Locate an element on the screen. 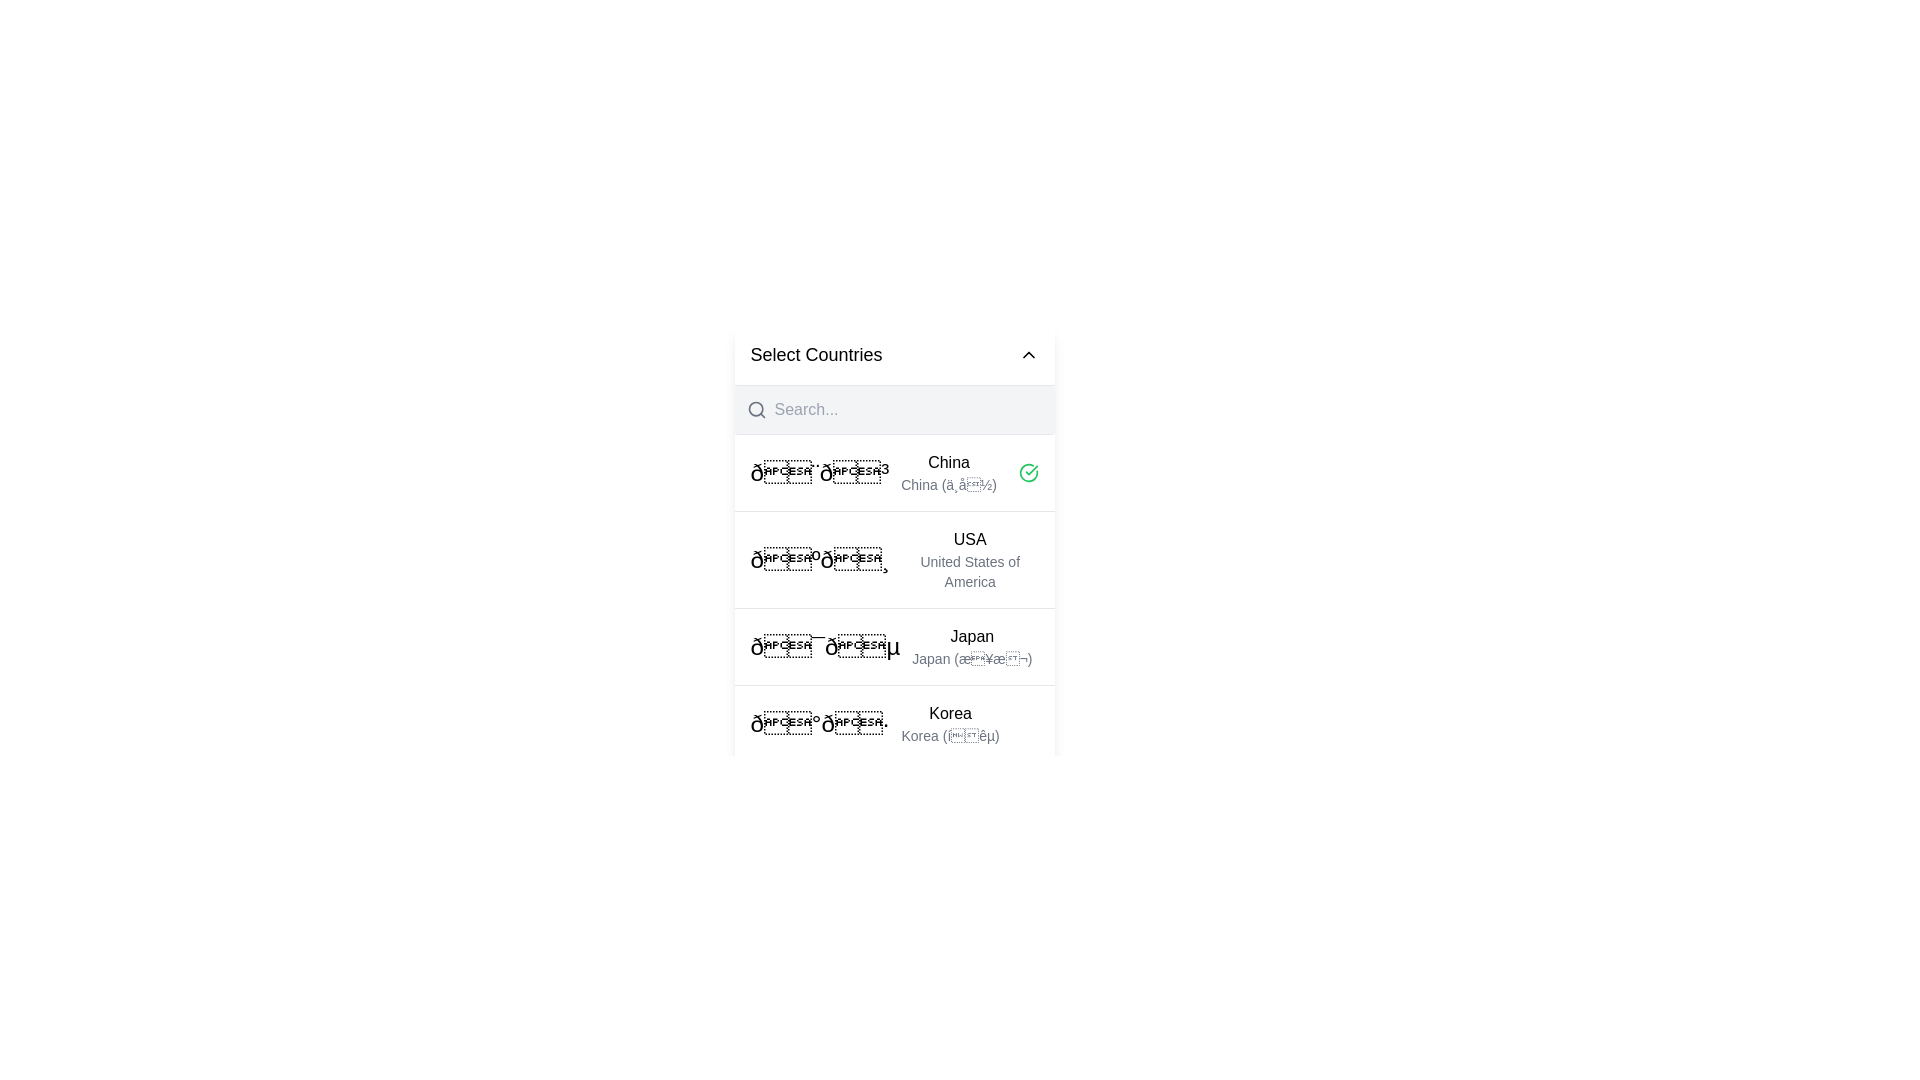 The height and width of the screenshot is (1080, 1920). the last selectable list item displaying the flag emoji and 'Korea' is located at coordinates (893, 723).